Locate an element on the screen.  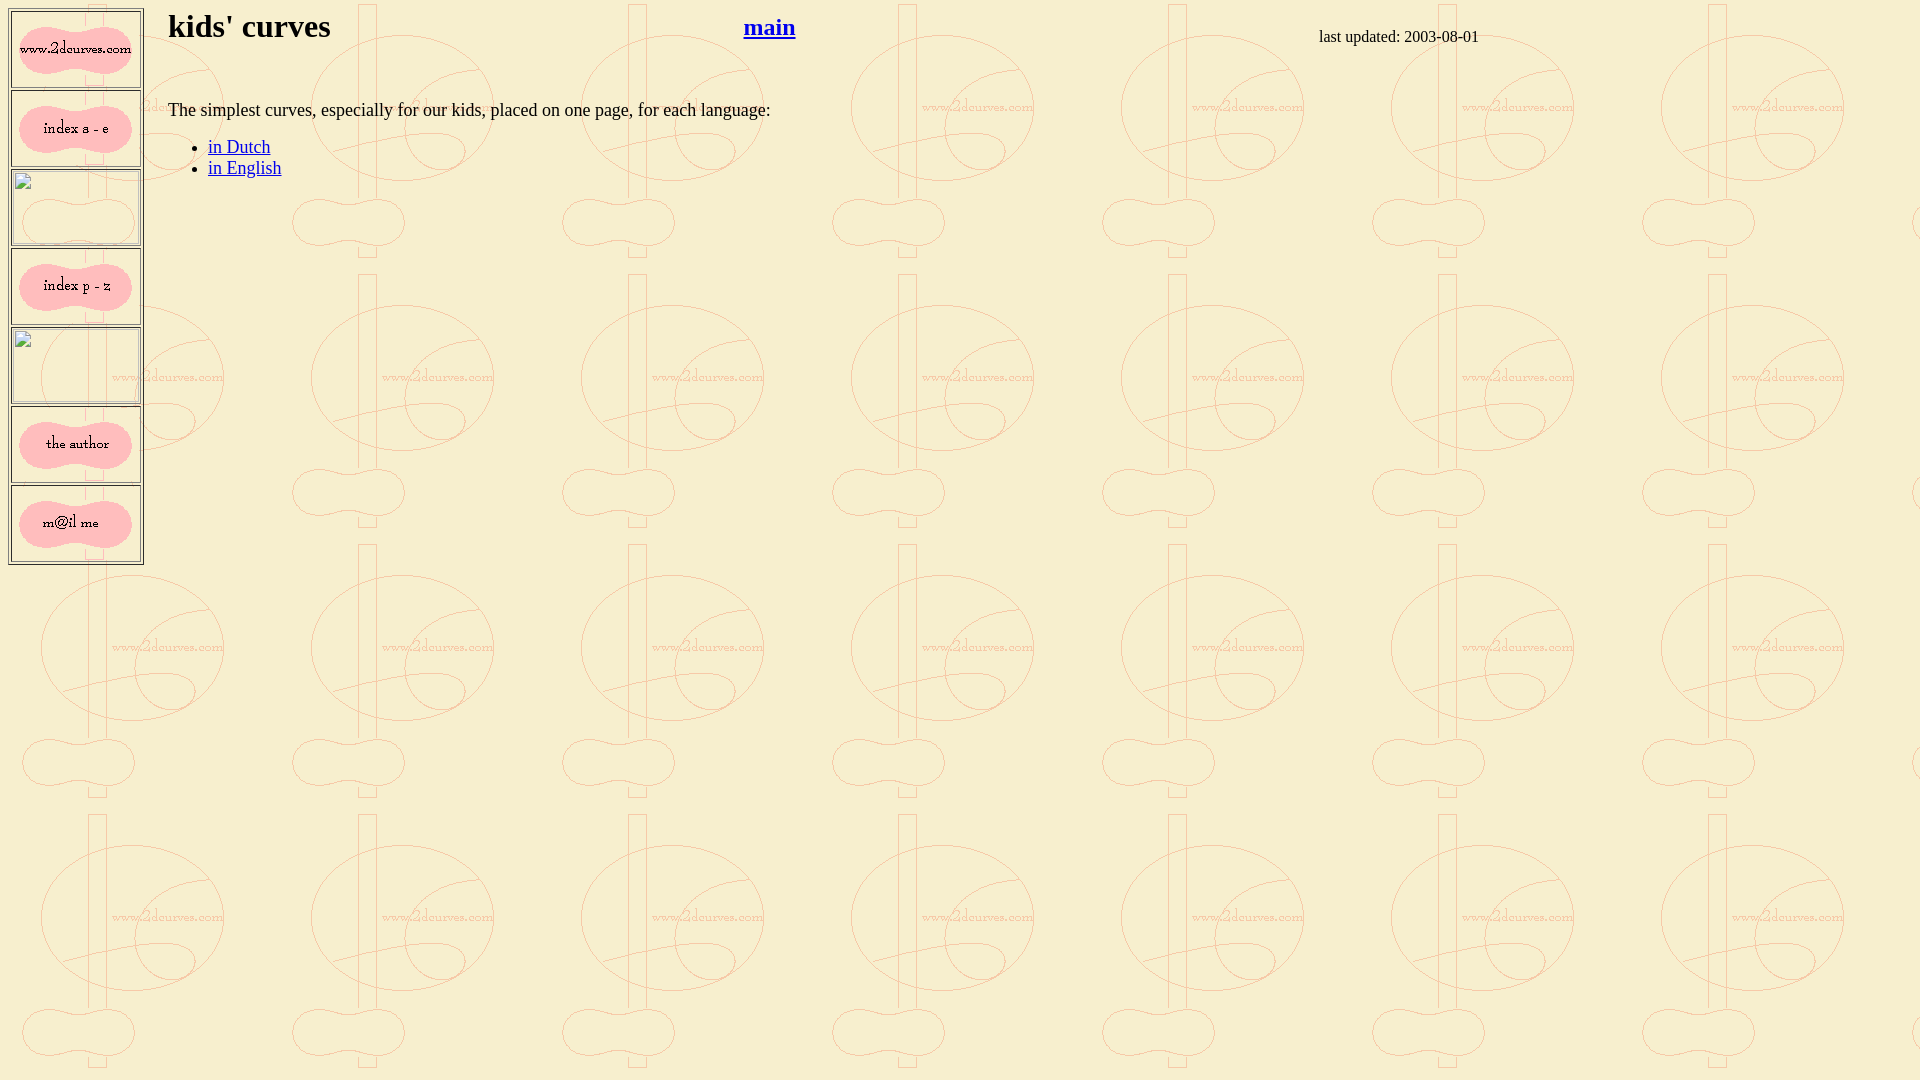
'main' is located at coordinates (768, 27).